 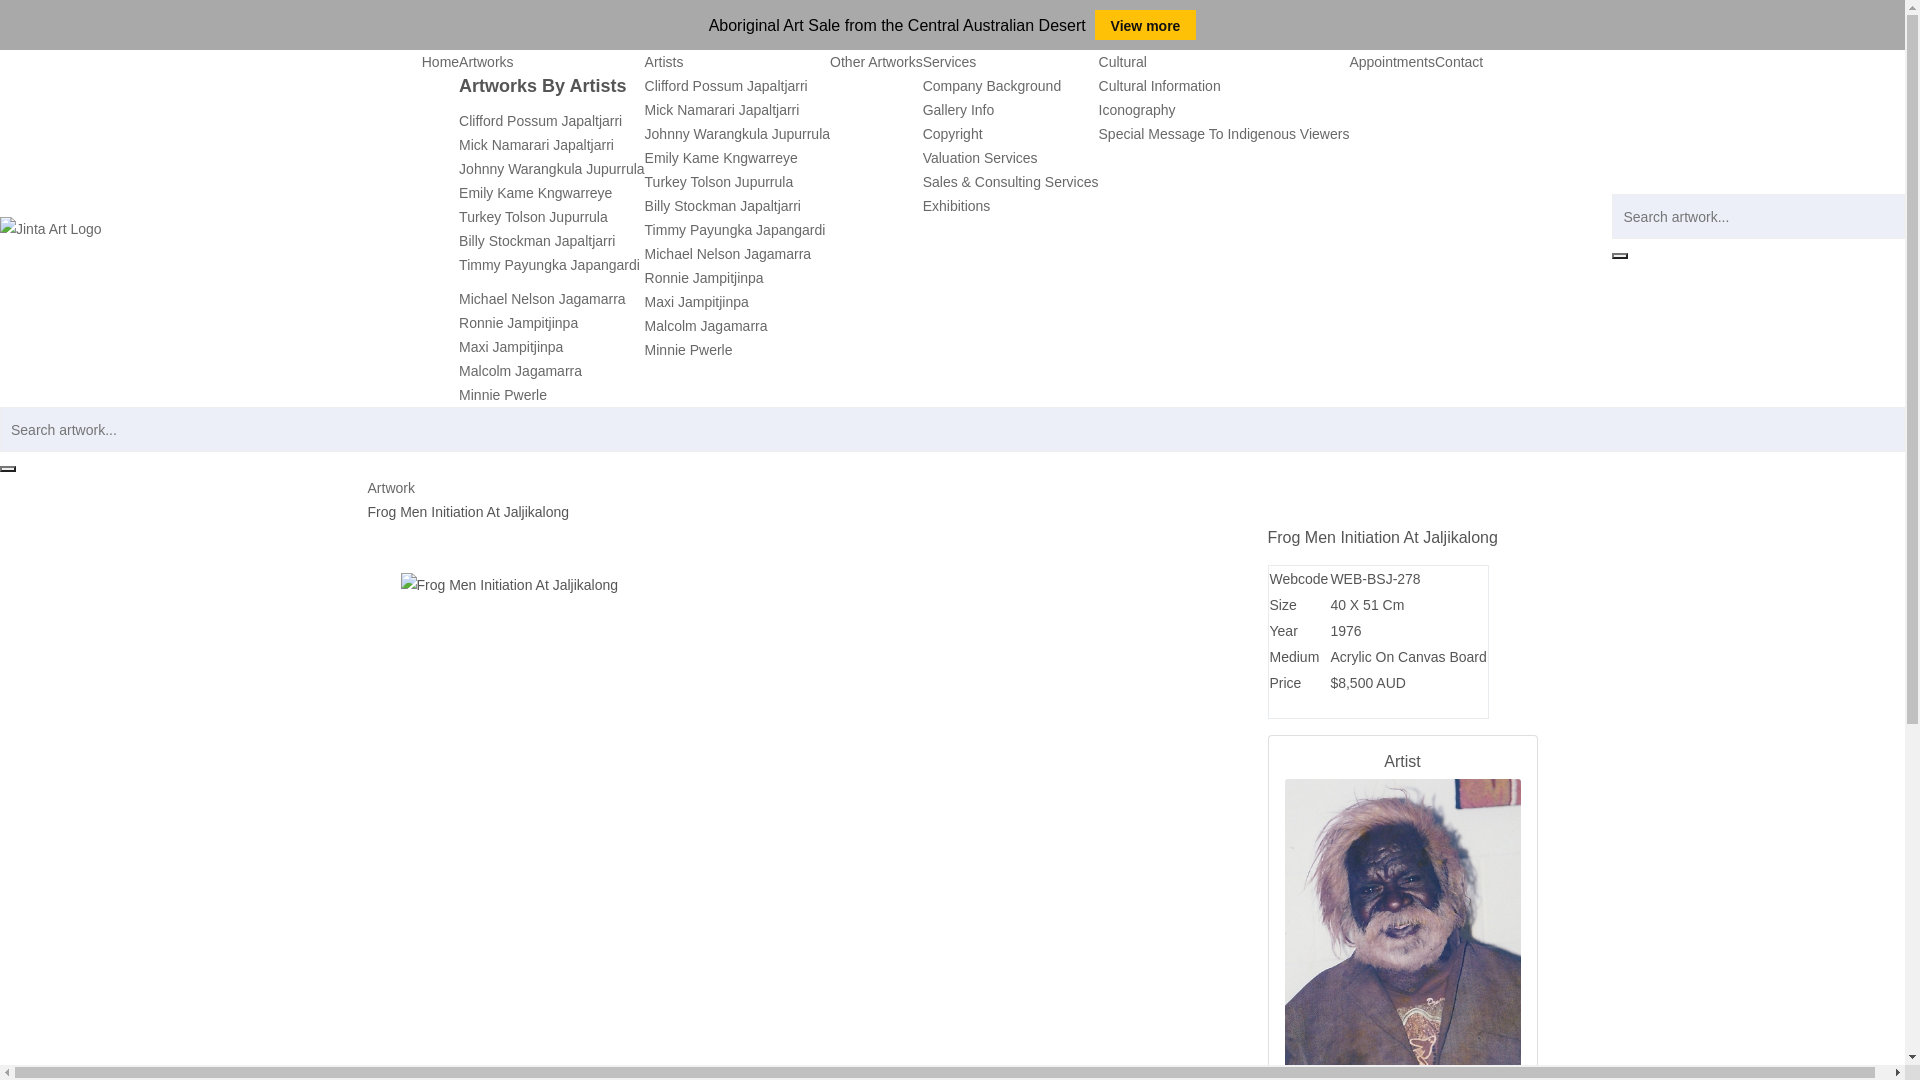 What do you see at coordinates (439, 60) in the screenshot?
I see `'Home'` at bounding box center [439, 60].